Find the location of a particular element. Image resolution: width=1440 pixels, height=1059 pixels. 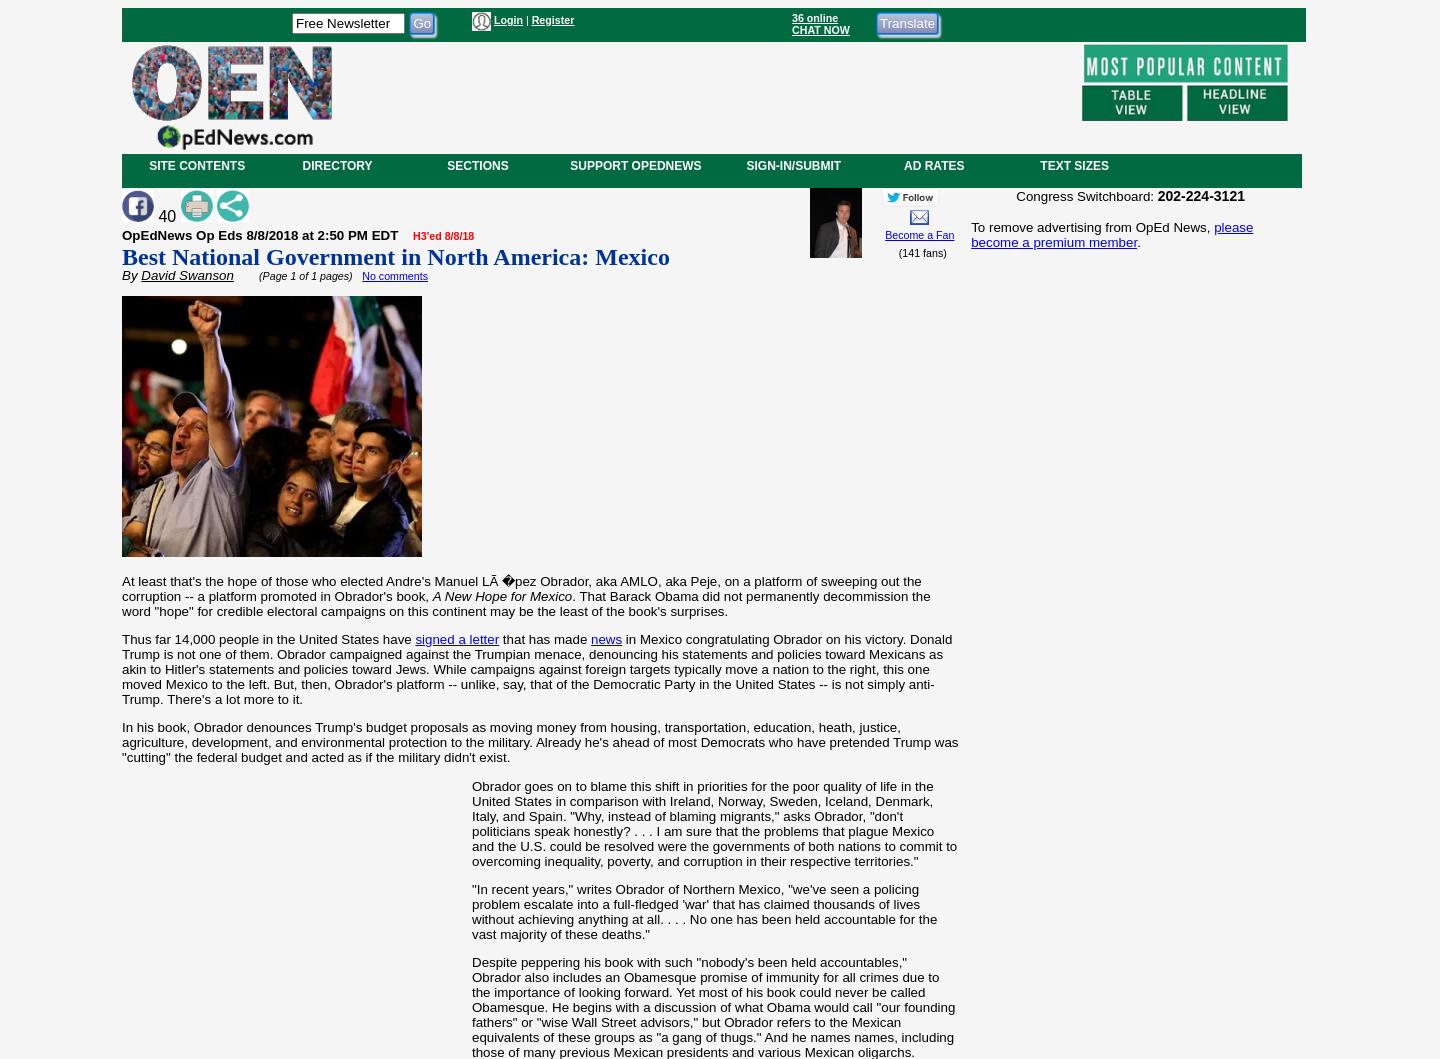

'|' is located at coordinates (525, 20).